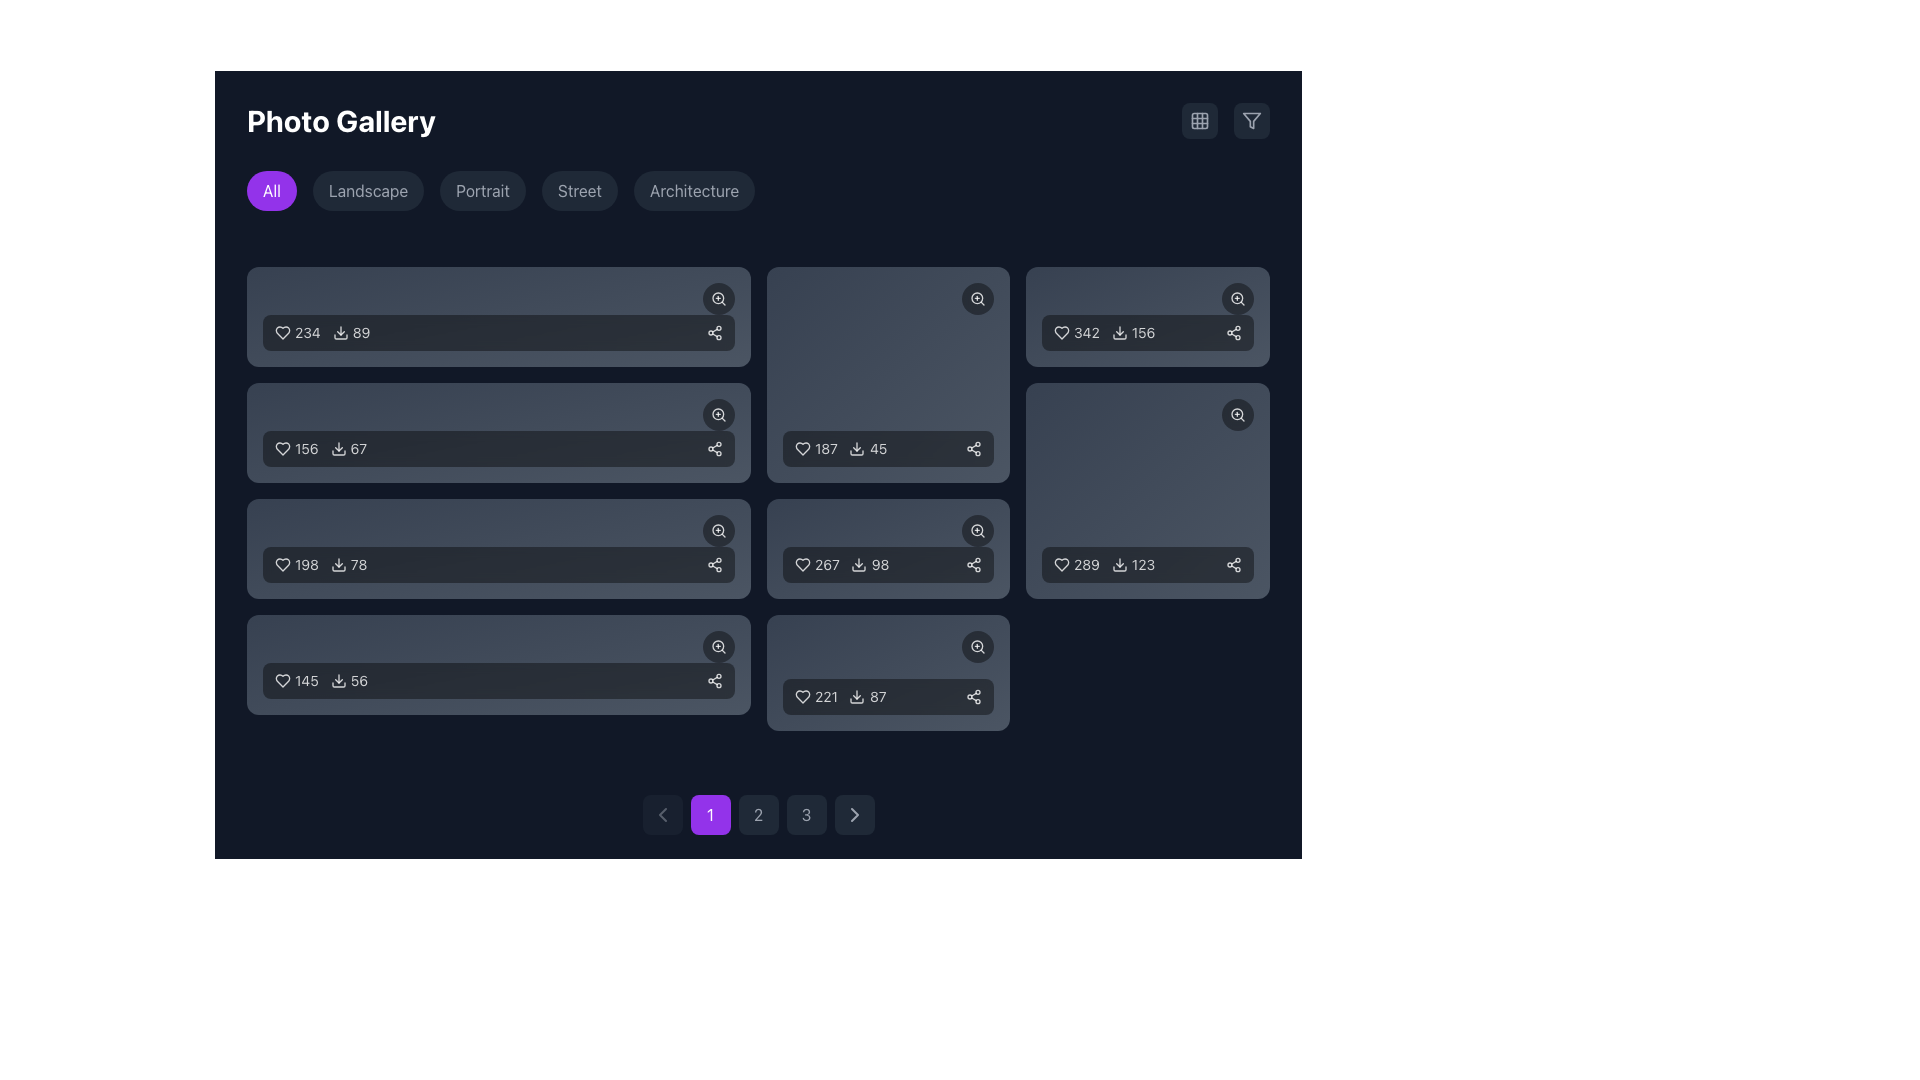  Describe the element at coordinates (1200, 120) in the screenshot. I see `the toggle button for managing the grid-based view located at the top-right corner of the interface, near a funnel-like filter icon` at that location.